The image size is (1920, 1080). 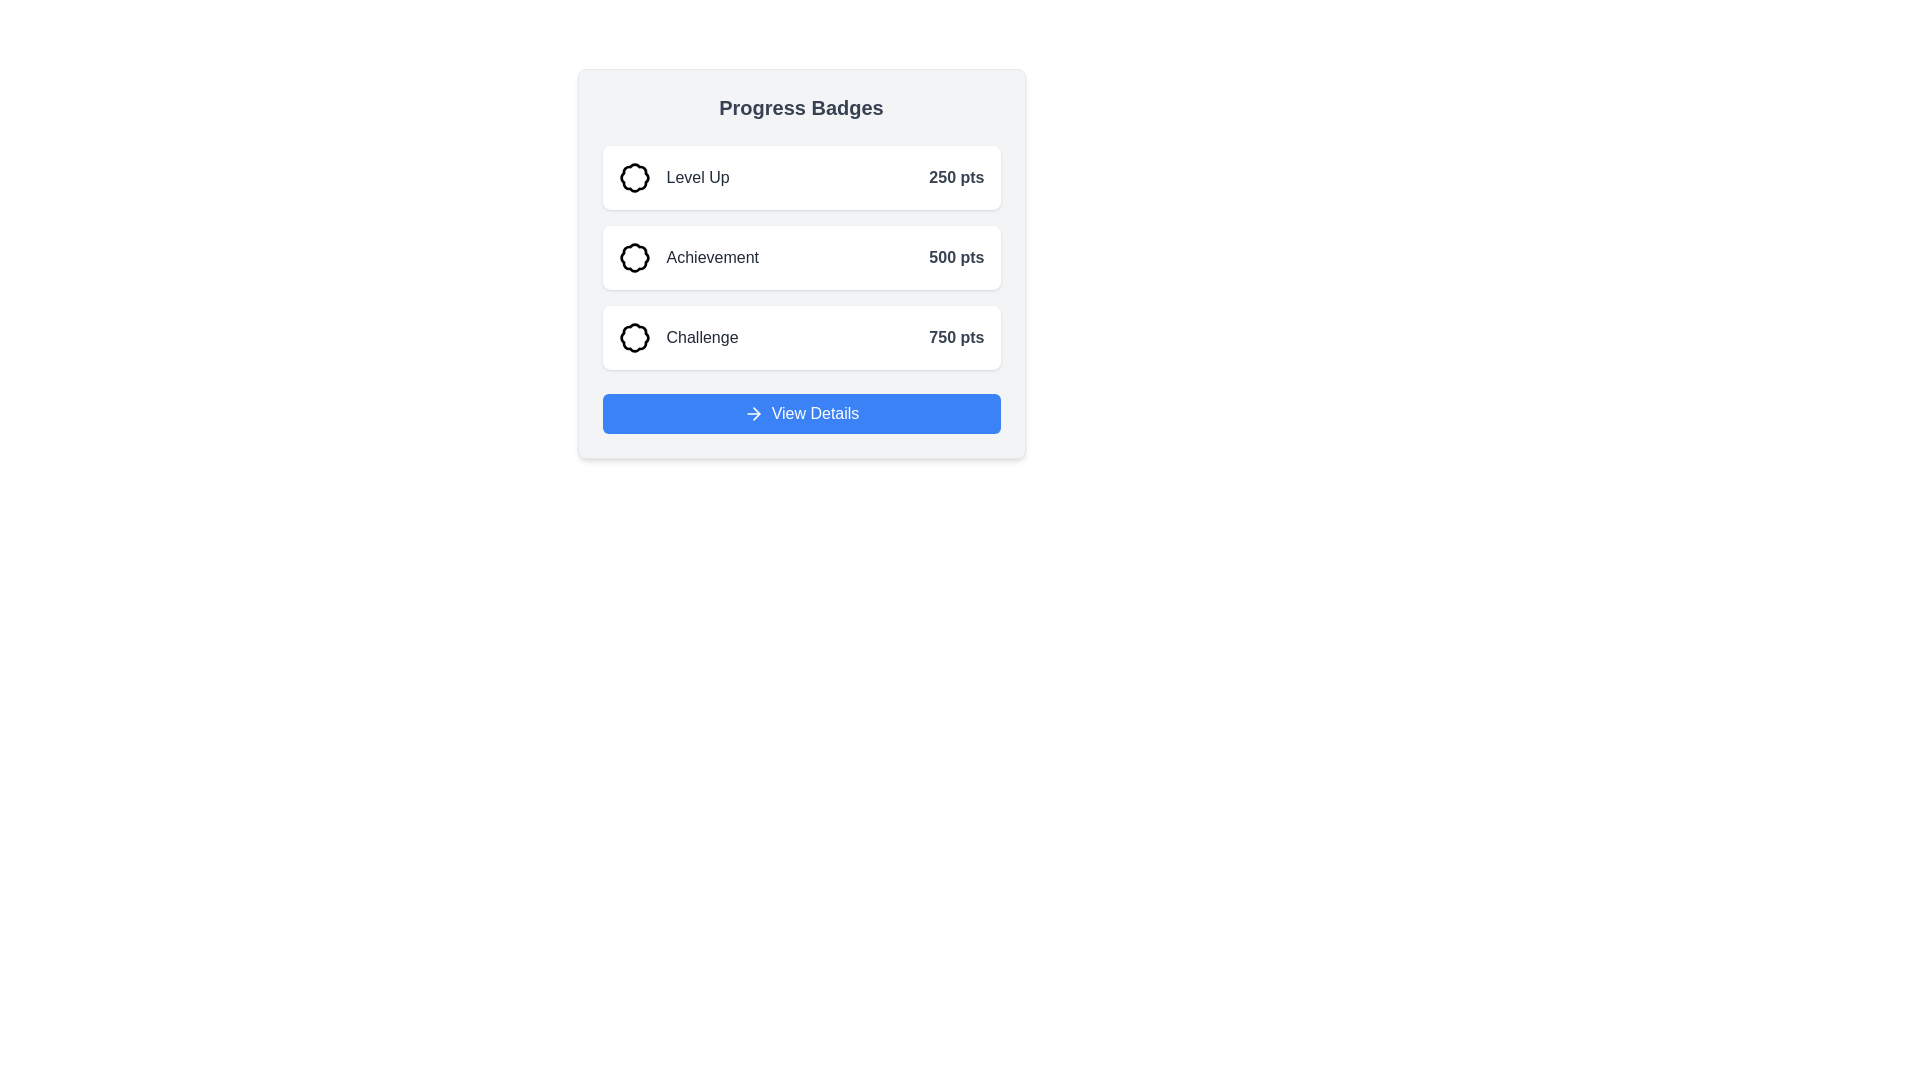 What do you see at coordinates (633, 337) in the screenshot?
I see `the 'Challenge' achievement icon located in the 'Progress Badges' section, positioned to the left of the text labeled 'Challenge'` at bounding box center [633, 337].